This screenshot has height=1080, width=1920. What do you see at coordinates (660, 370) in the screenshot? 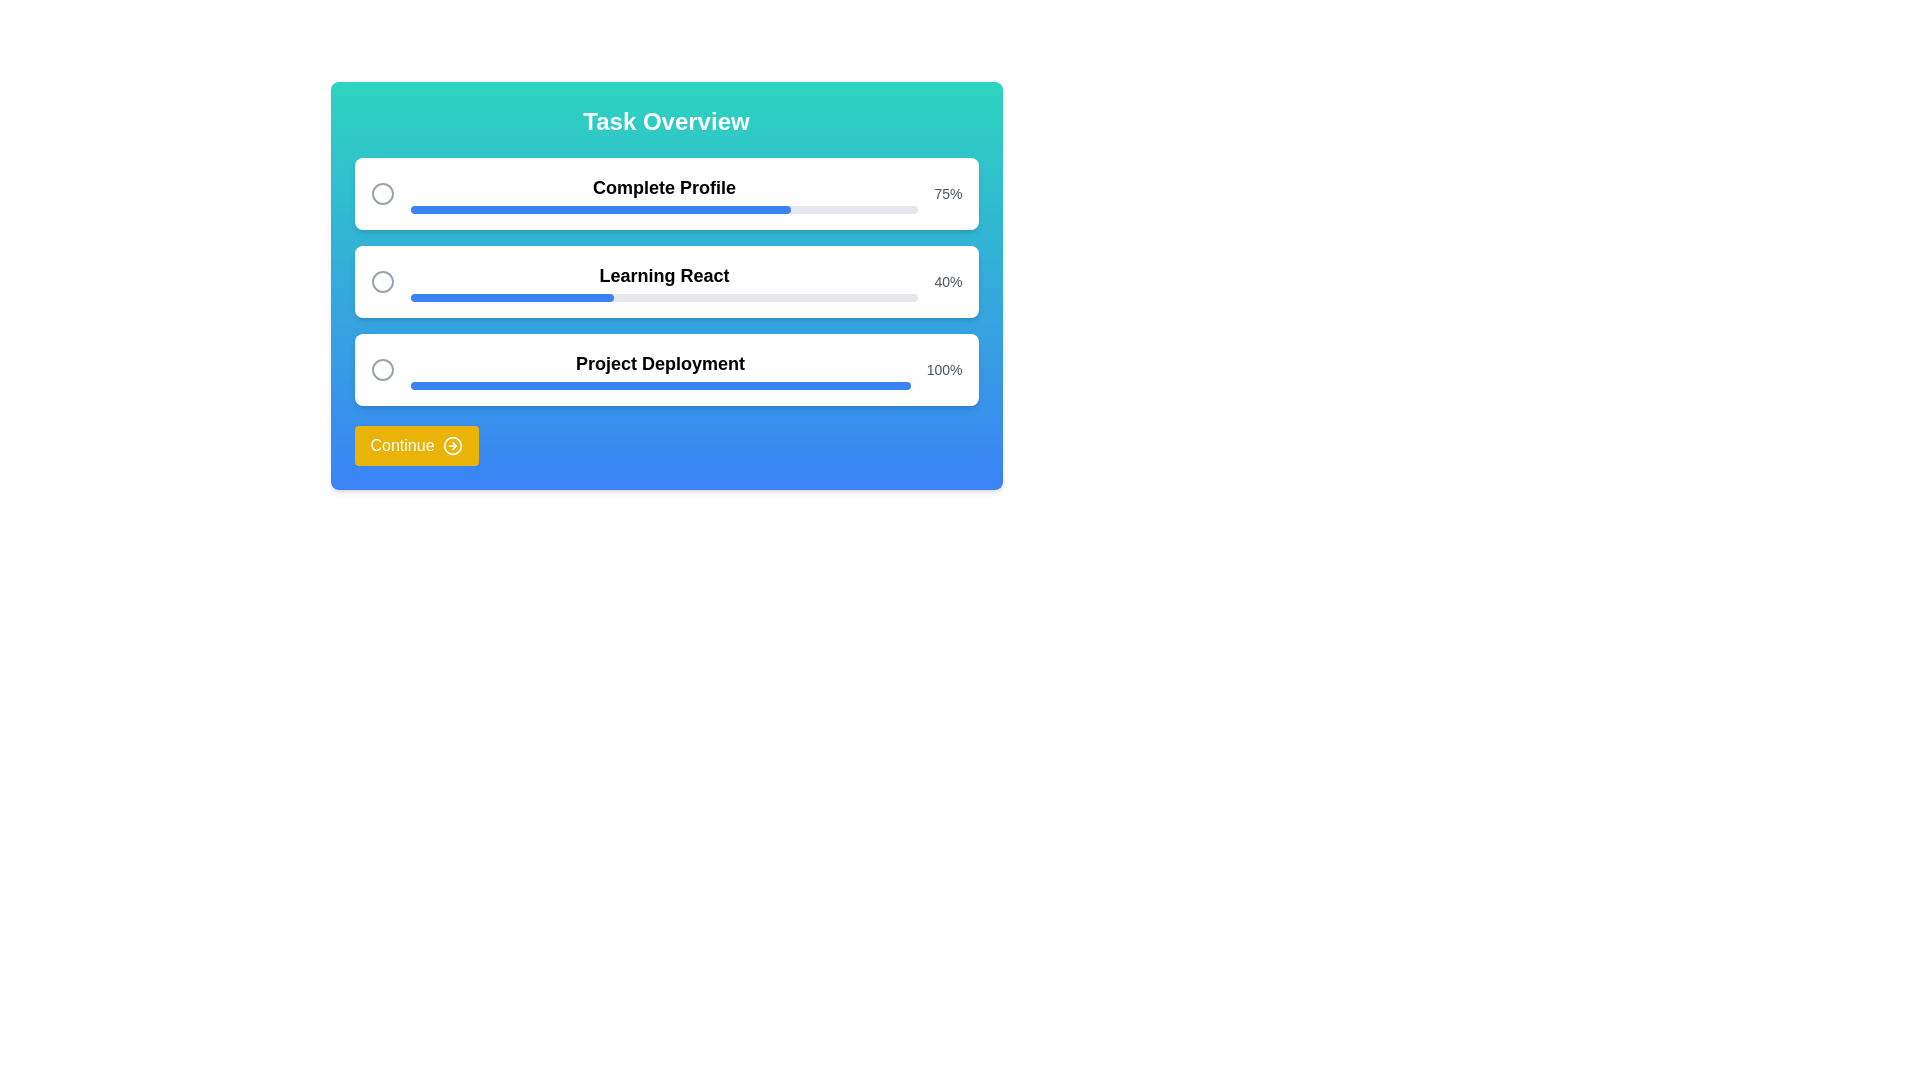
I see `text label 'Project Deployment' displayed in bold above the progress bar in the third card-like section of the interface` at bounding box center [660, 370].